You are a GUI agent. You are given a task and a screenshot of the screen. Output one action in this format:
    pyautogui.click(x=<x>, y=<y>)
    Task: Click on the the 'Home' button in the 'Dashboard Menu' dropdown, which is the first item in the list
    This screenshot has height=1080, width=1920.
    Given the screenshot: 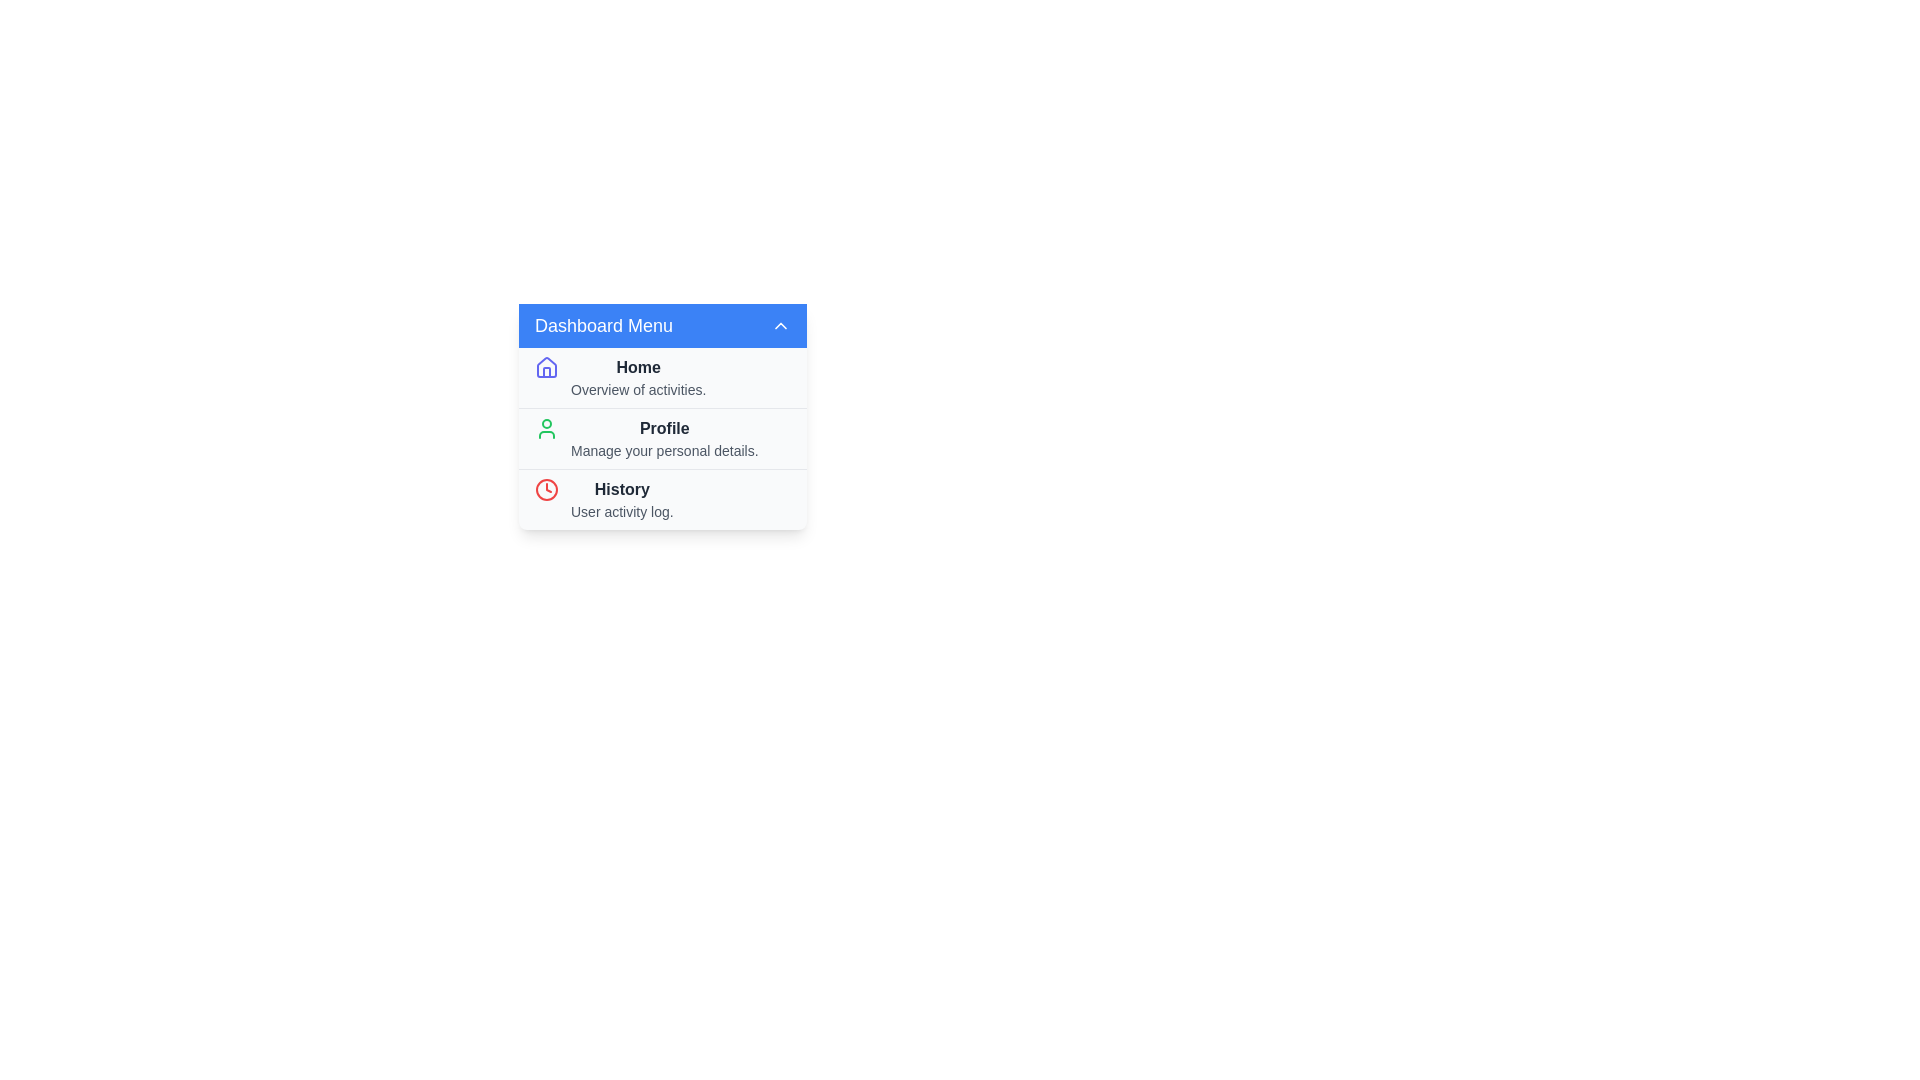 What is the action you would take?
    pyautogui.click(x=662, y=378)
    